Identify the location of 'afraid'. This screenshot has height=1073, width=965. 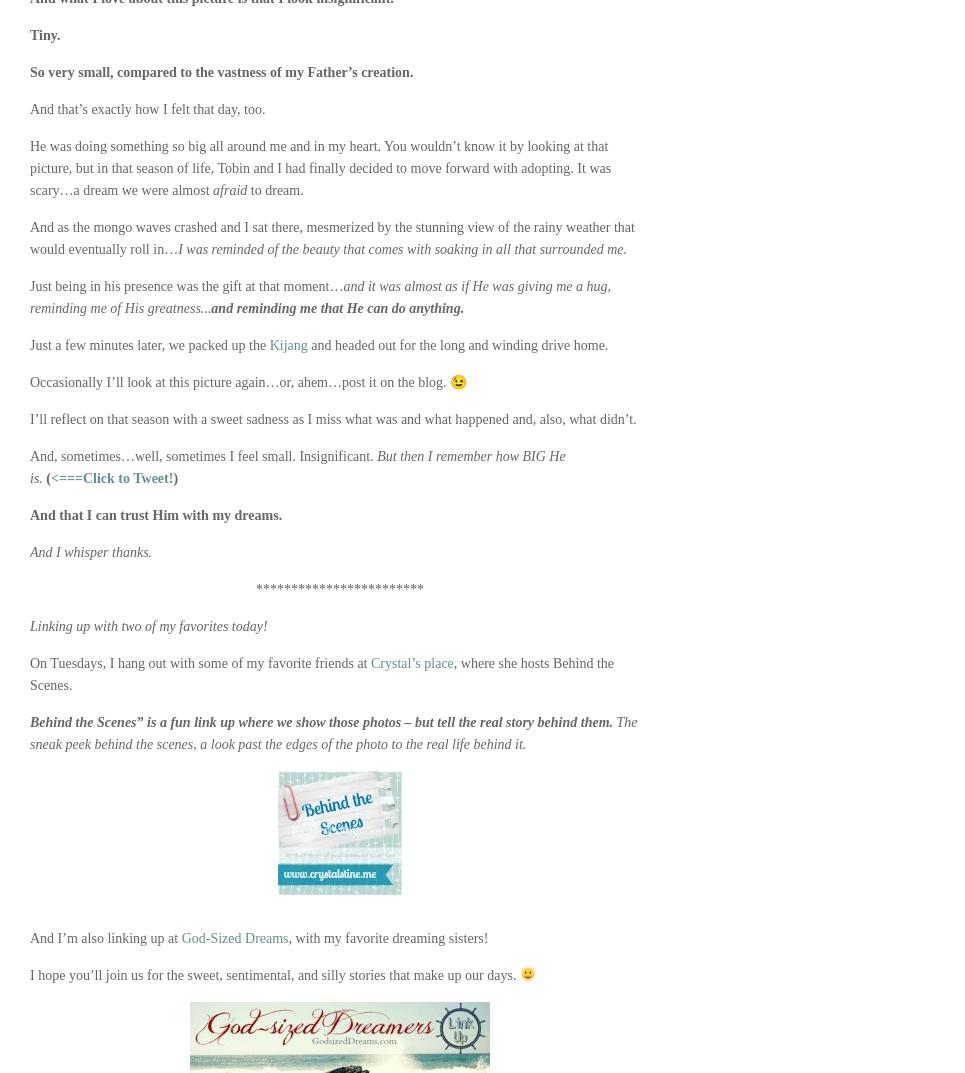
(228, 190).